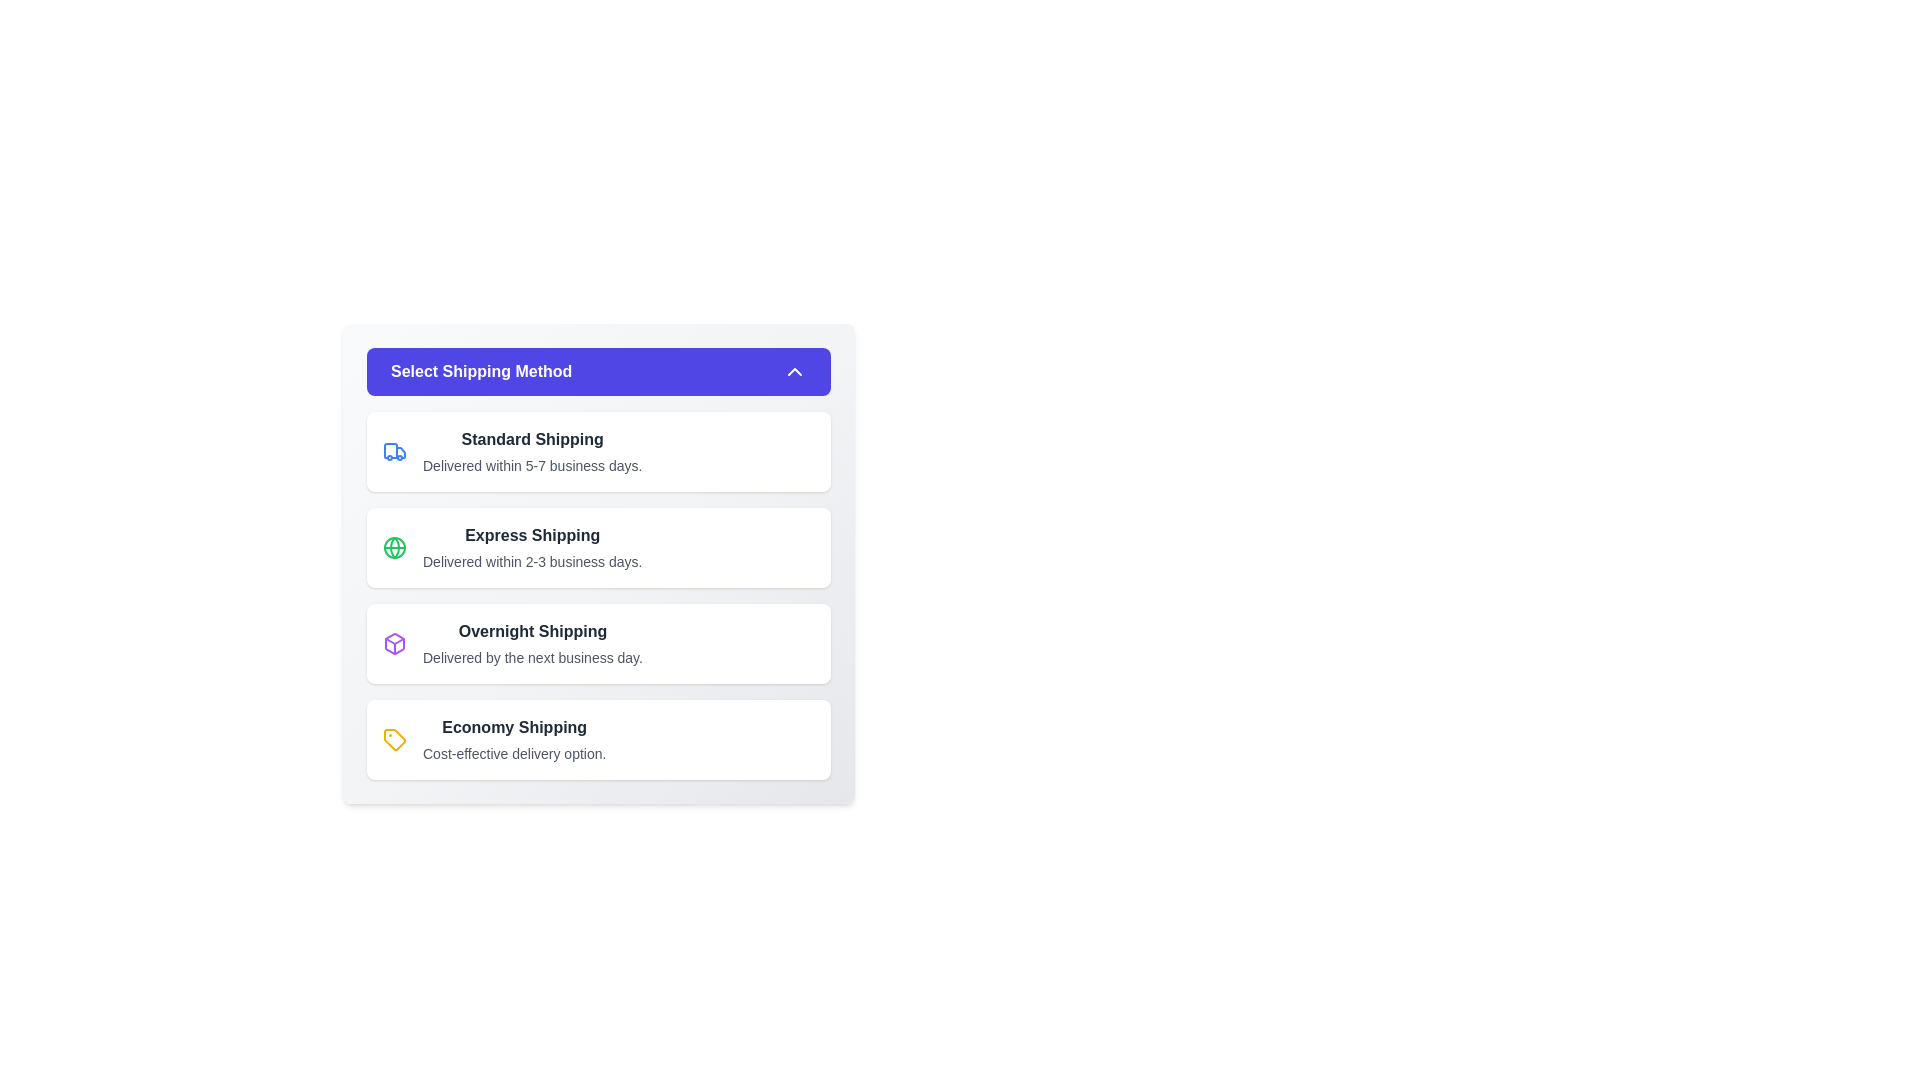 This screenshot has width=1920, height=1080. Describe the element at coordinates (532, 562) in the screenshot. I see `the label located just below the 'Express Shipping' header in the shipping options section` at that location.